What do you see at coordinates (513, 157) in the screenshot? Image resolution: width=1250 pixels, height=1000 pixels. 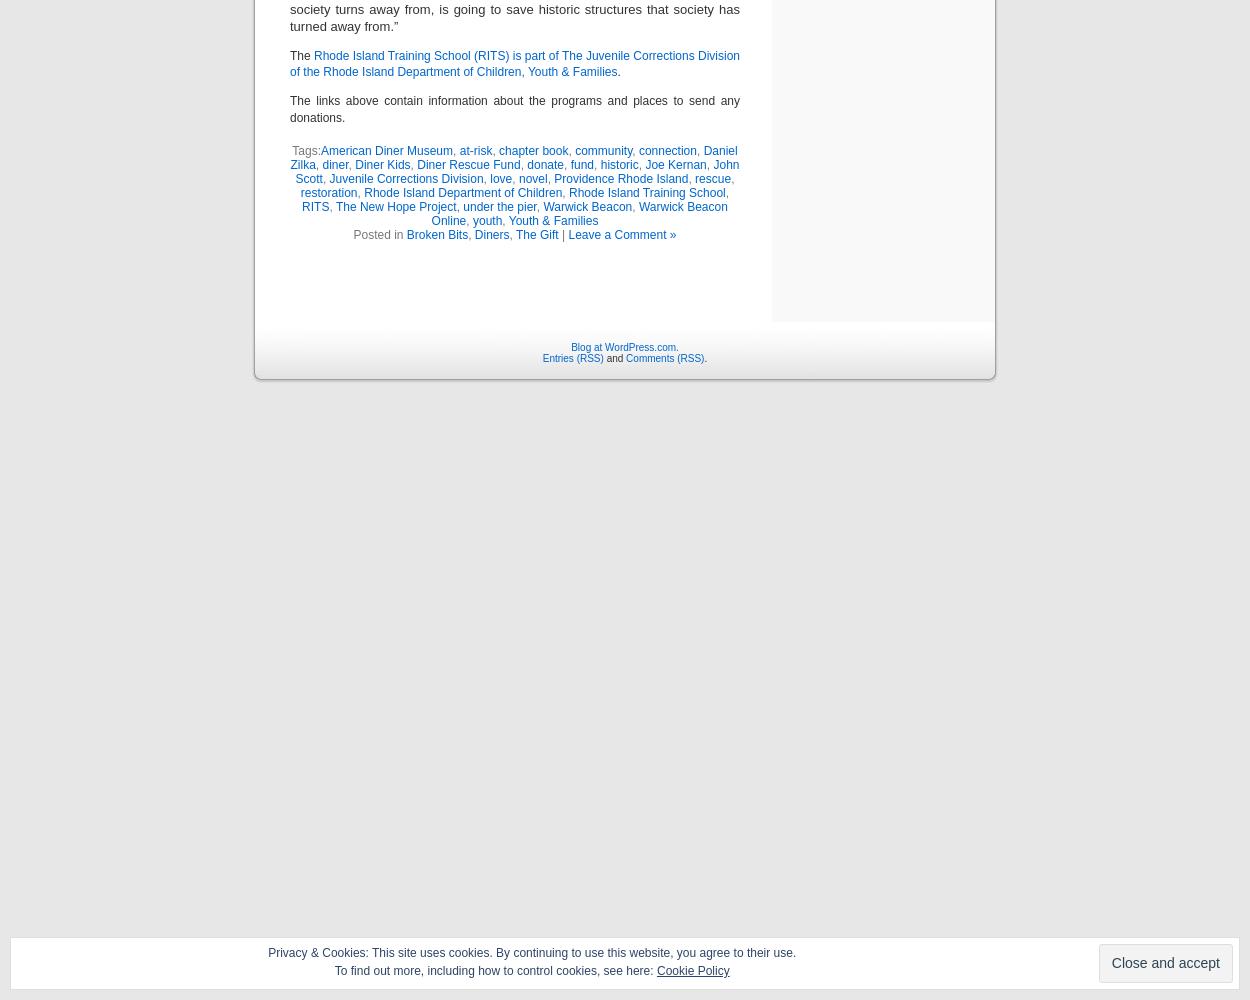 I see `'Daniel Zilka'` at bounding box center [513, 157].